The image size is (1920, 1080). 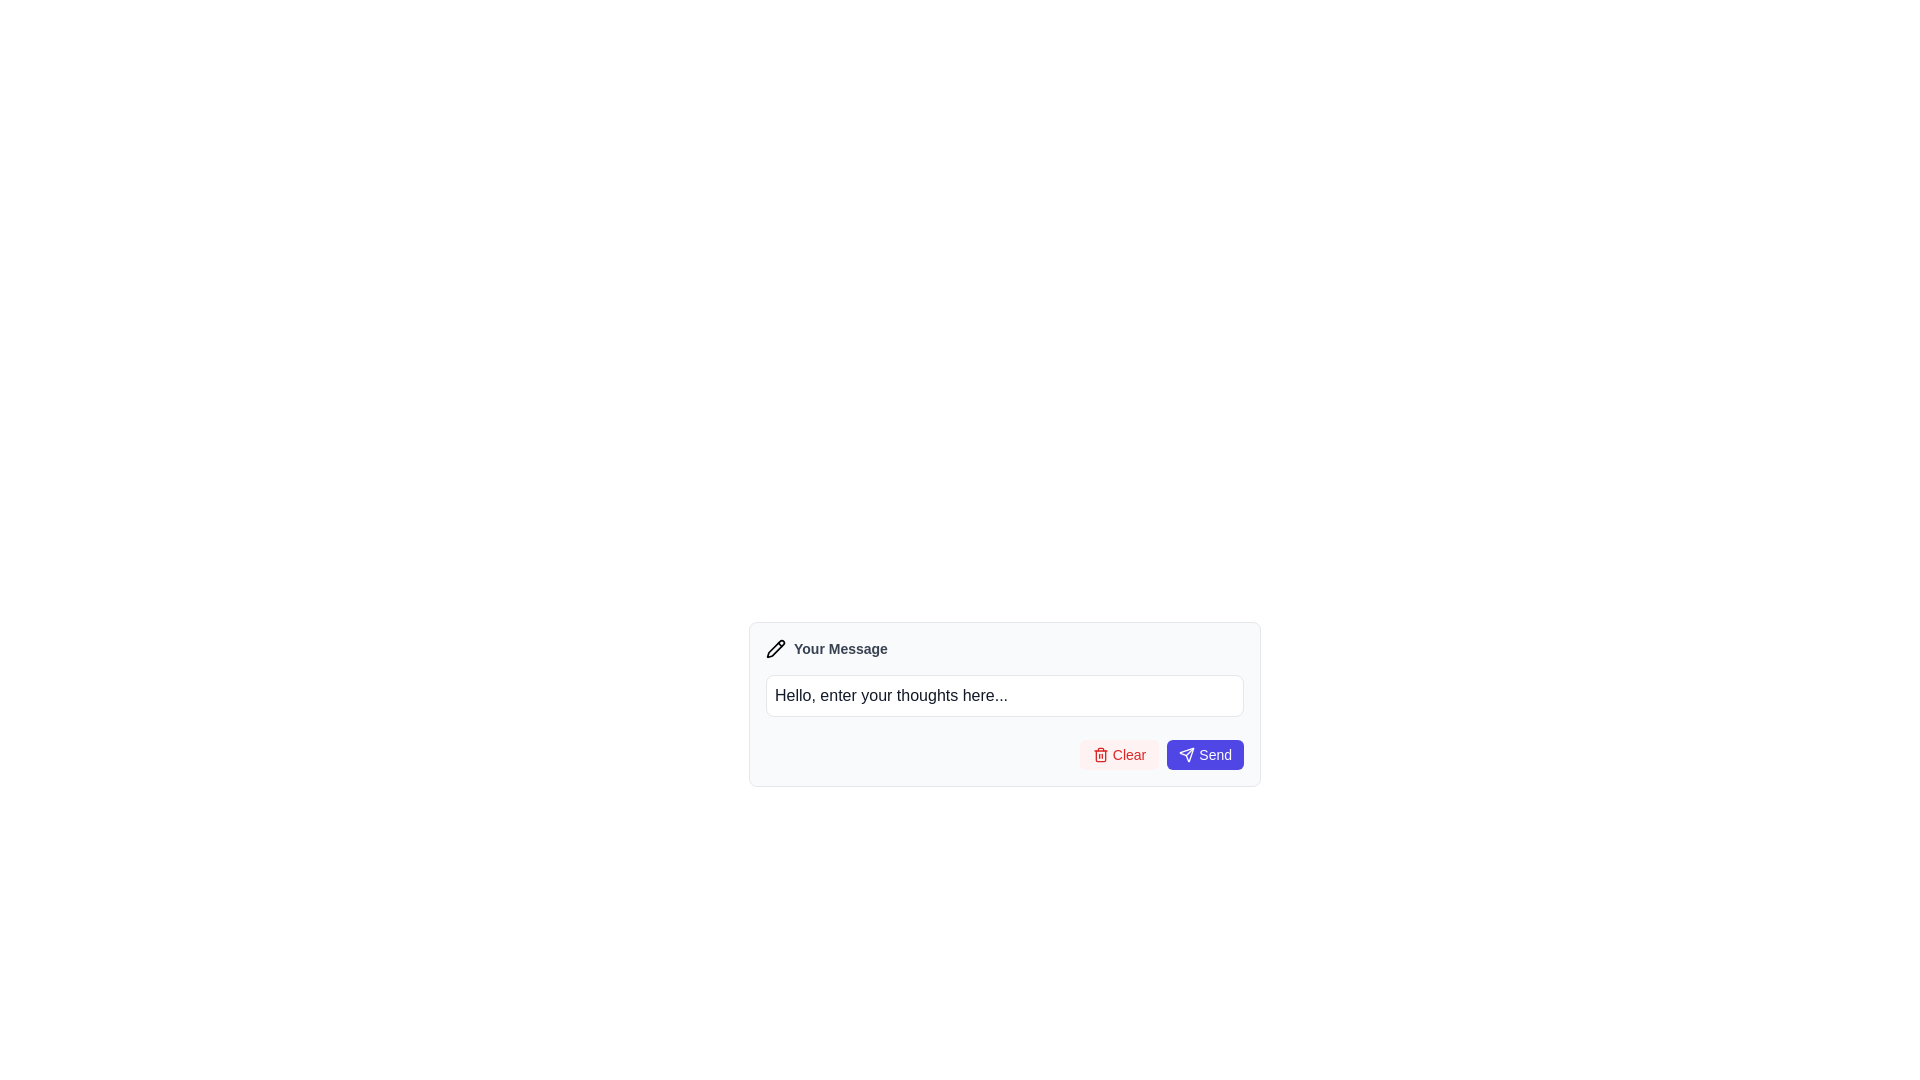 What do you see at coordinates (775, 648) in the screenshot?
I see `the black and white pencil icon, which is positioned to the left of the label 'Your Message', using keyboard navigation` at bounding box center [775, 648].